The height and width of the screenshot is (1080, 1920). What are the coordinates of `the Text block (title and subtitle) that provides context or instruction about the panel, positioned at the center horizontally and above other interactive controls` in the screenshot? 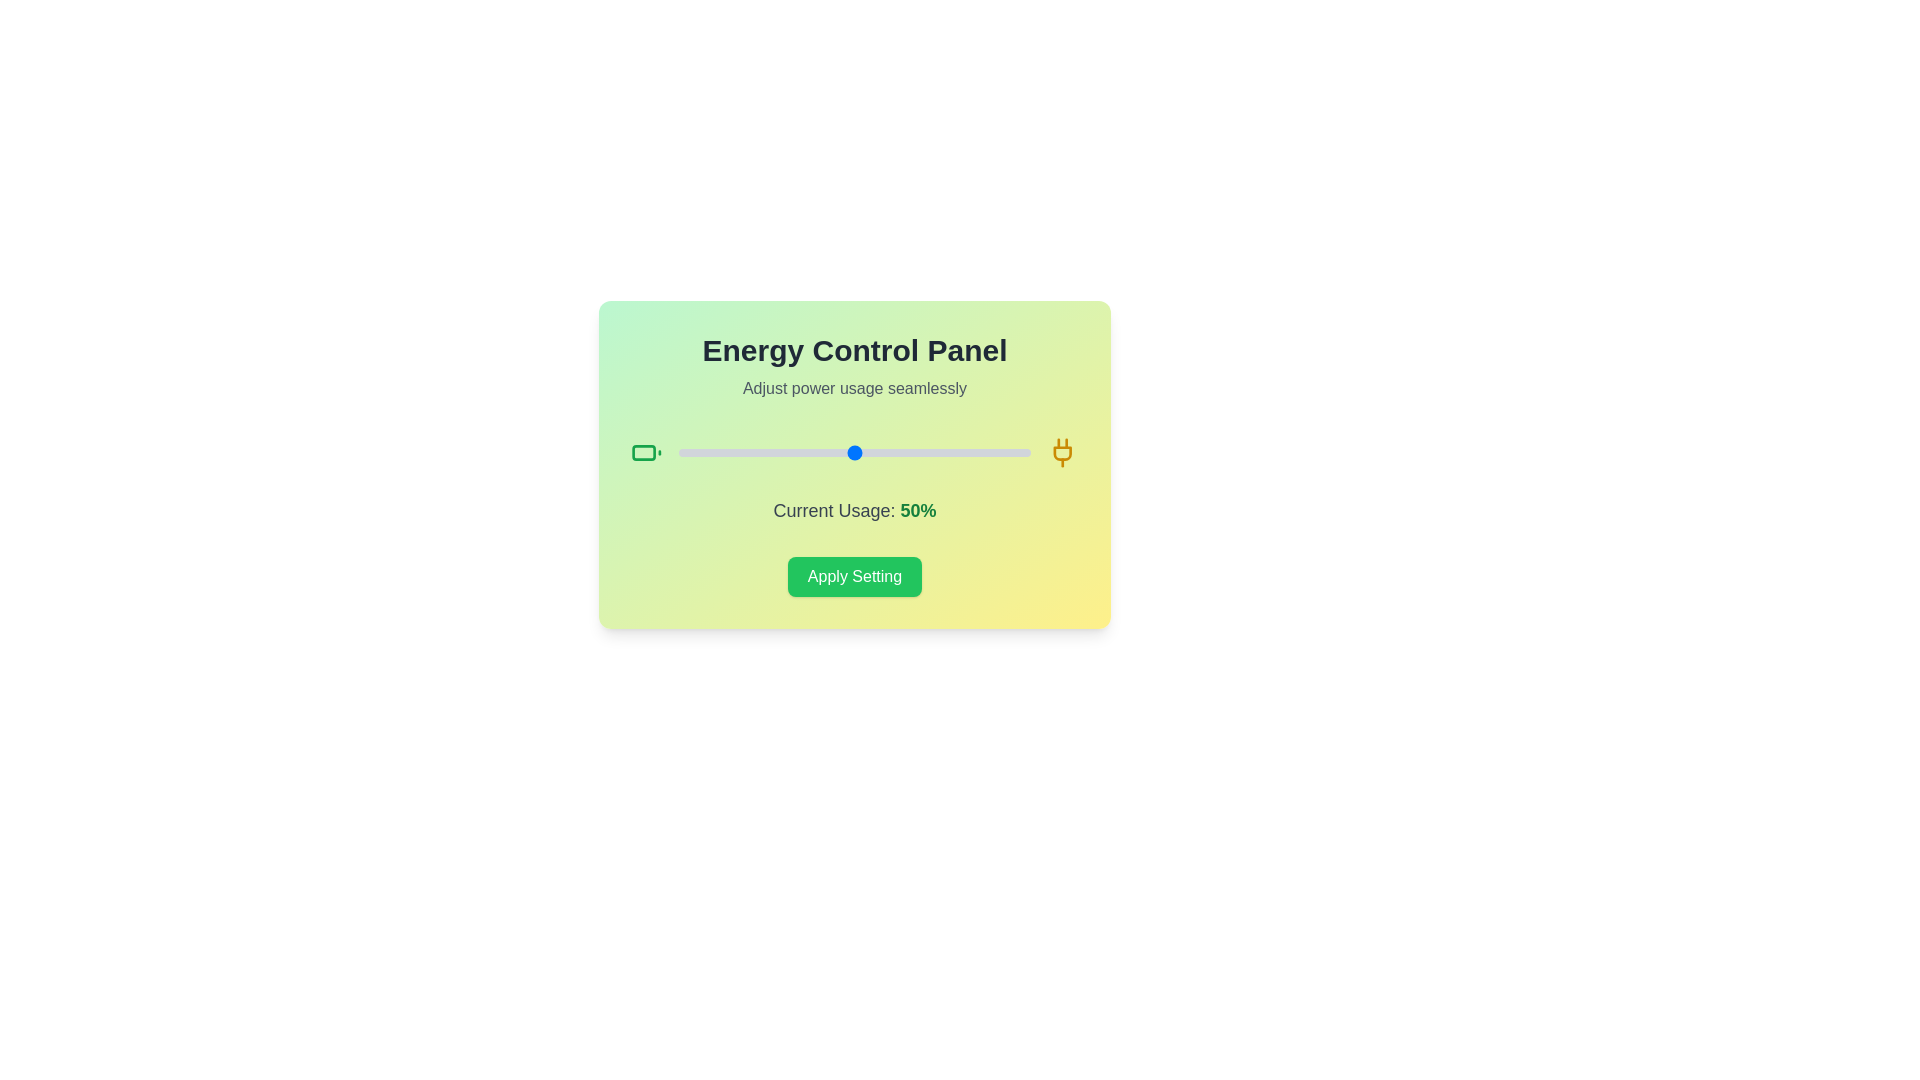 It's located at (854, 366).